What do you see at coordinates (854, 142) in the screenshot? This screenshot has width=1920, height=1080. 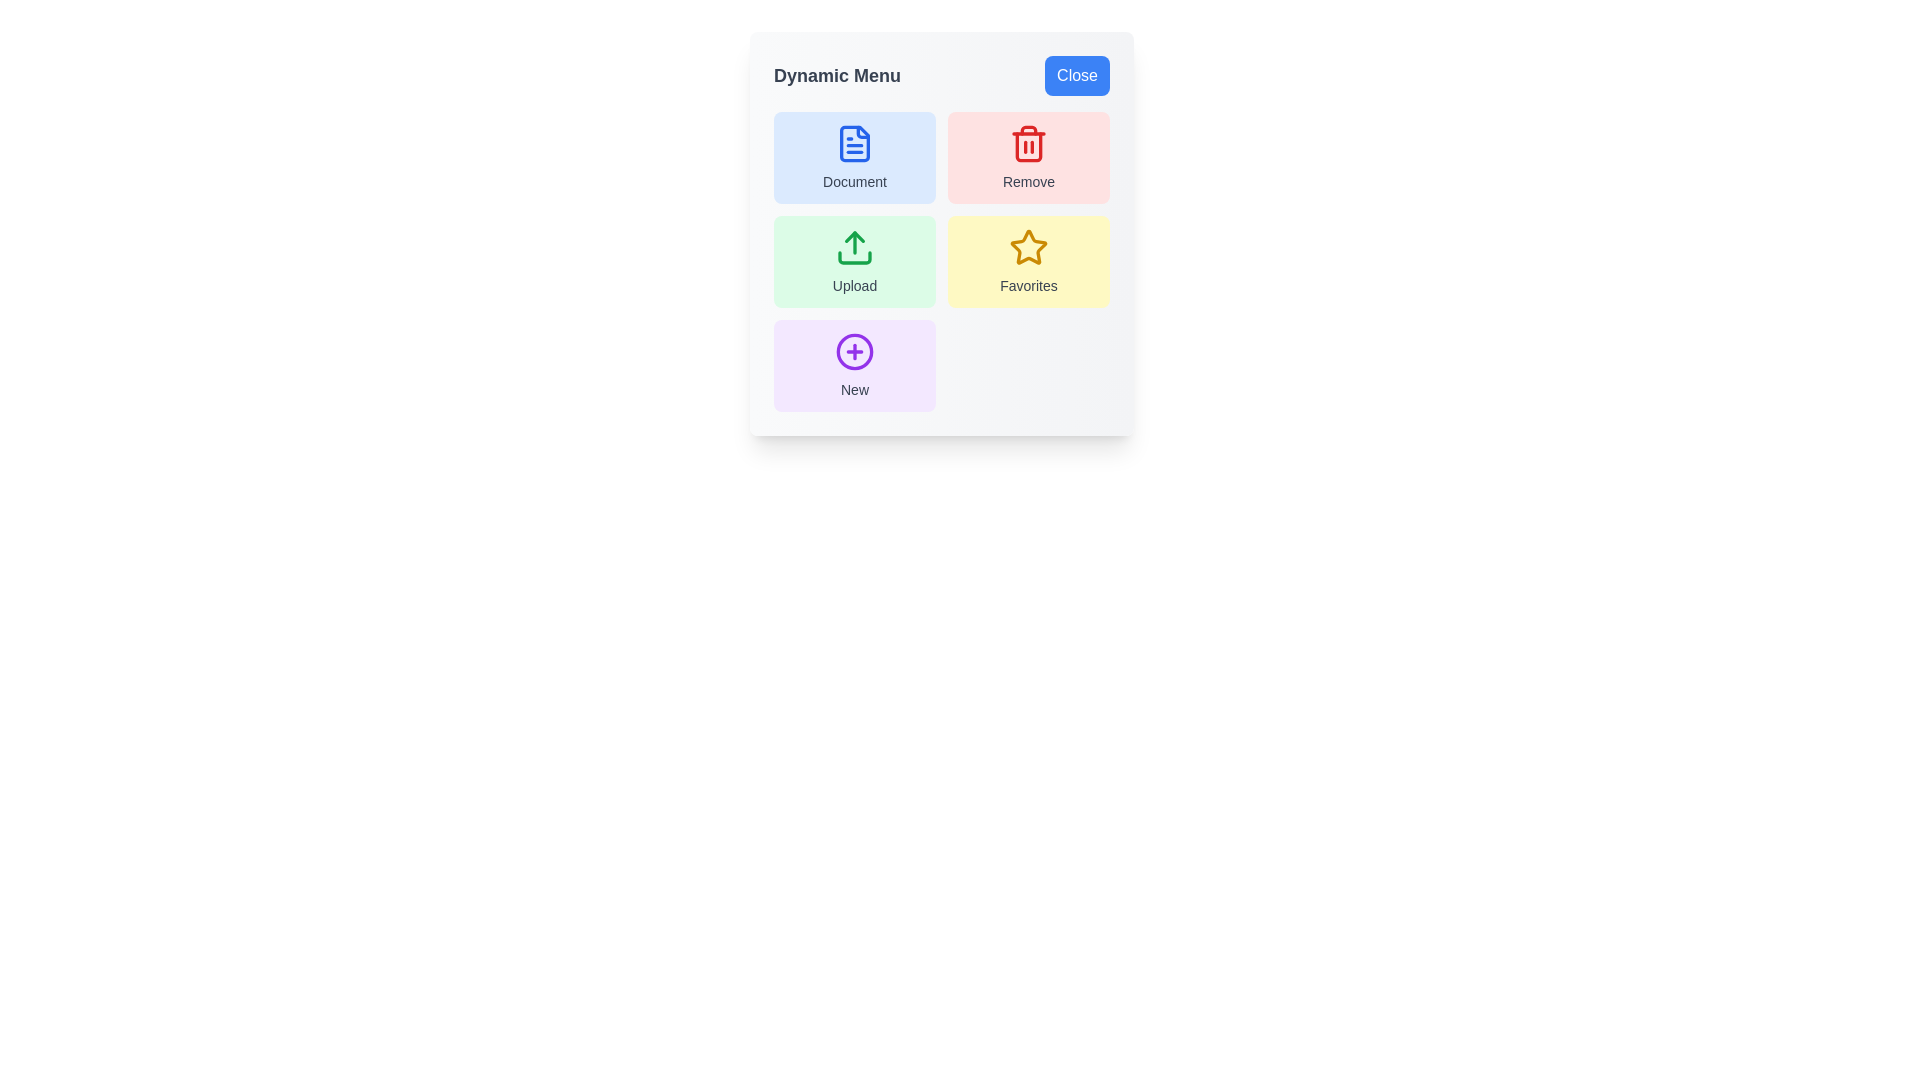 I see `the document-related icon located in the top-left corner of the grid layout, adjacent to the 'Remove' button` at bounding box center [854, 142].